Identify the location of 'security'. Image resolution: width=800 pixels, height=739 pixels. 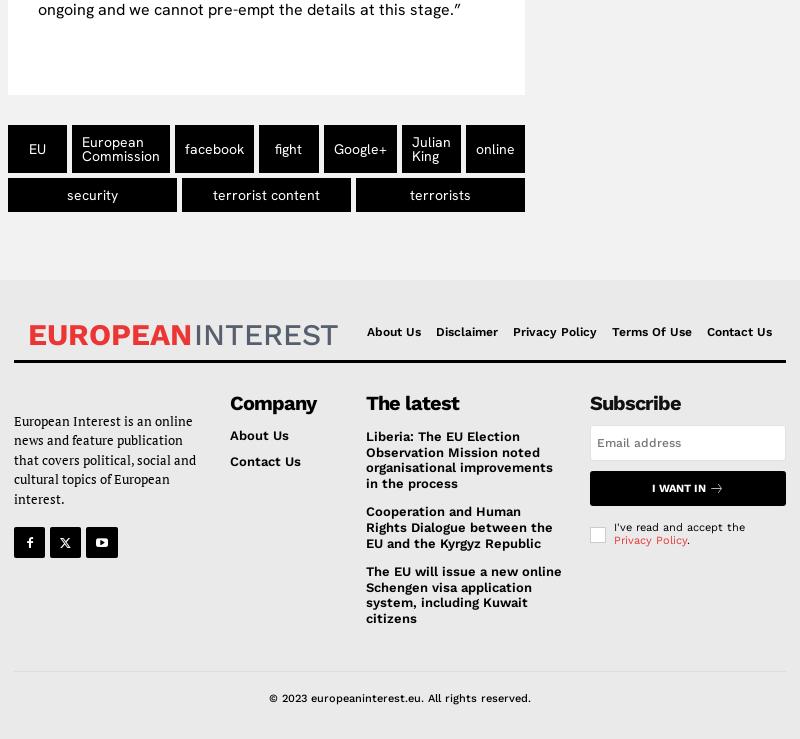
(92, 193).